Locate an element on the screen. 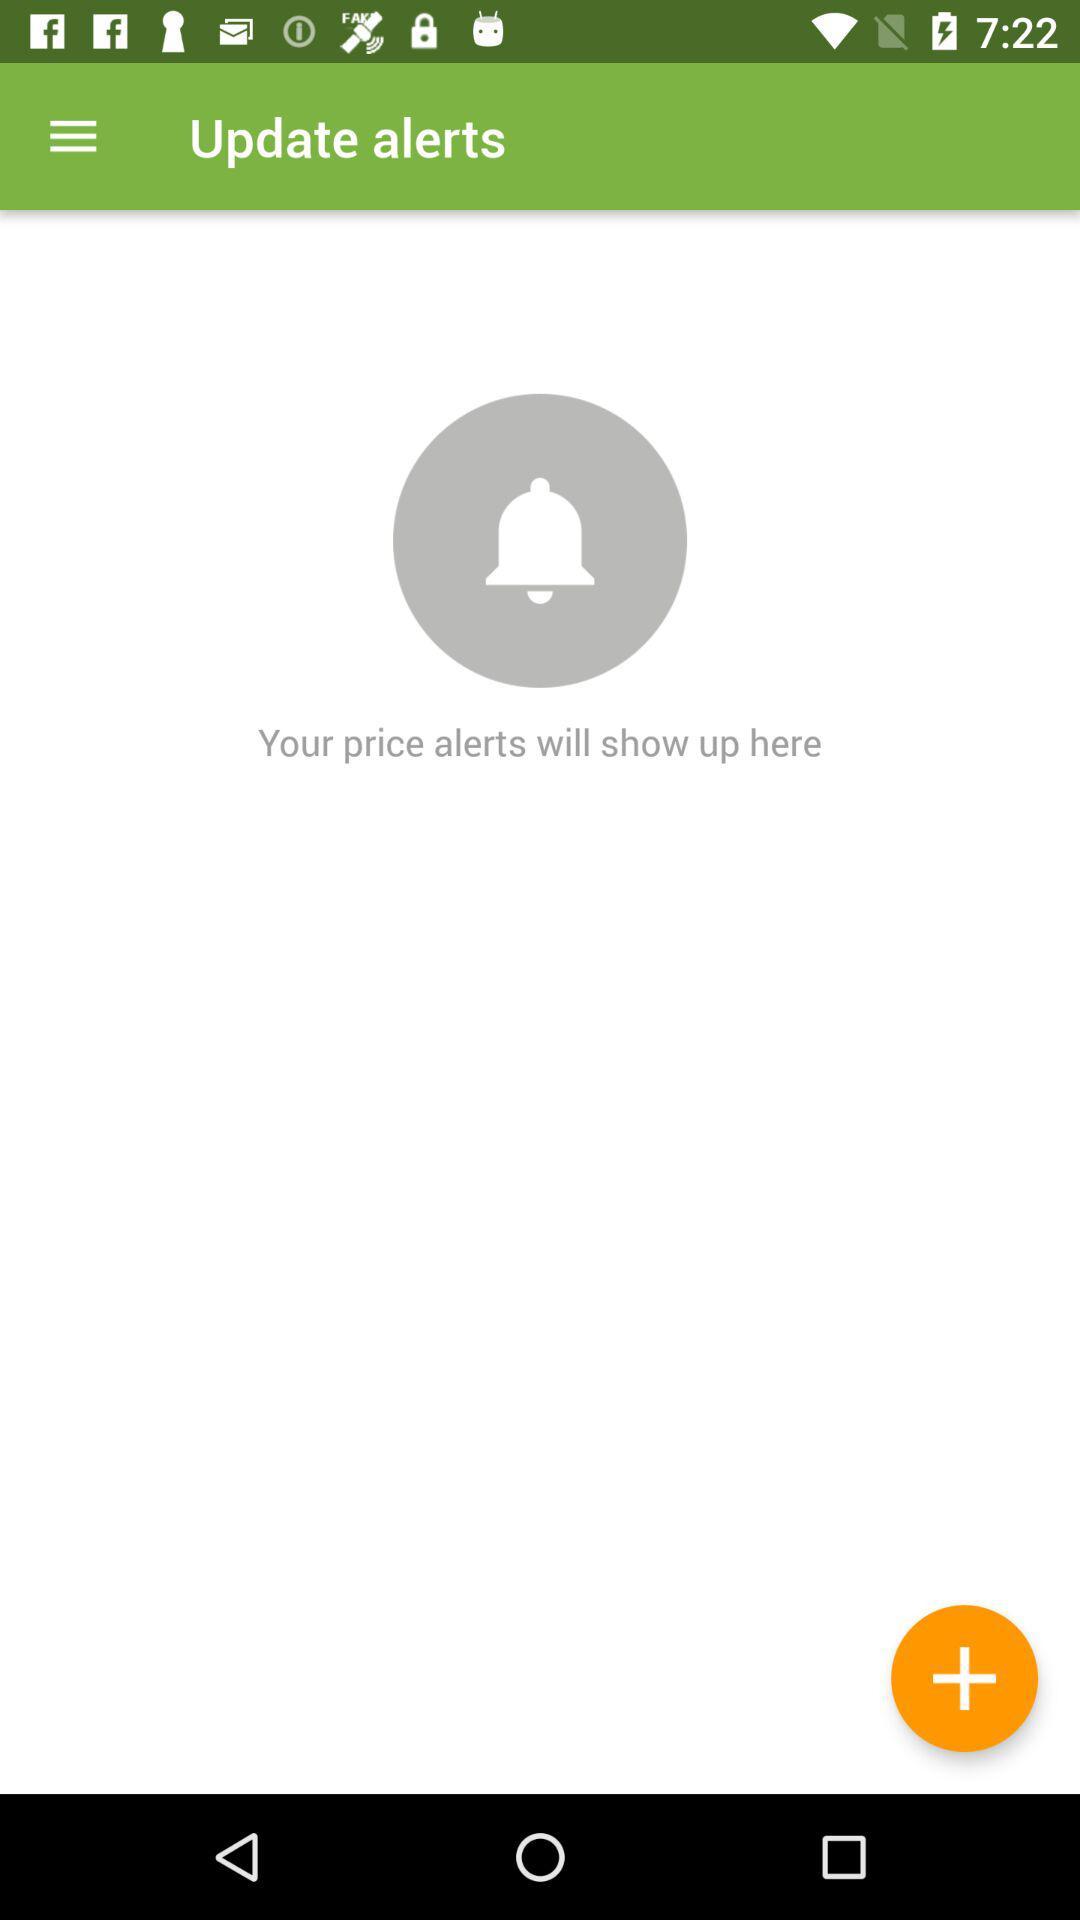 This screenshot has width=1080, height=1920. display menu options is located at coordinates (72, 135).